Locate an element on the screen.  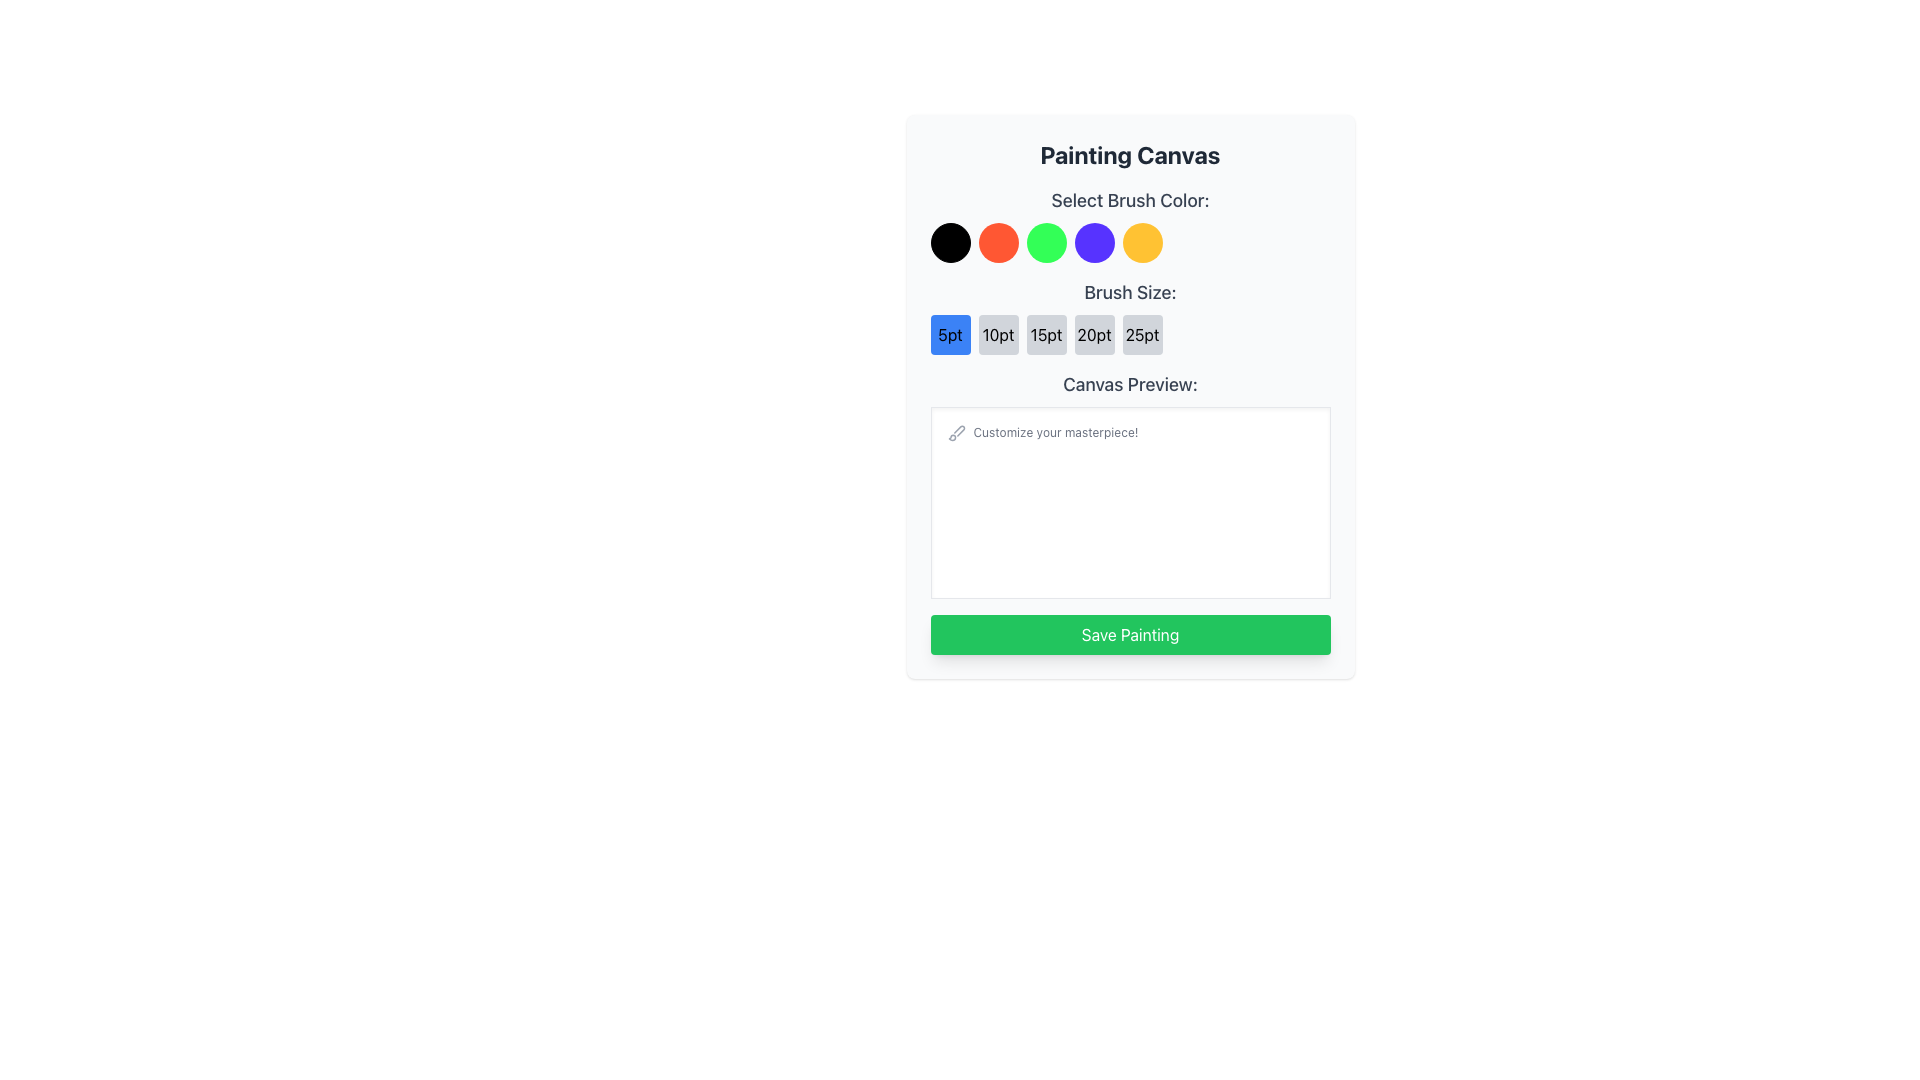
the 15pt button, which is a square button with a gray background and bold black text is located at coordinates (1045, 334).